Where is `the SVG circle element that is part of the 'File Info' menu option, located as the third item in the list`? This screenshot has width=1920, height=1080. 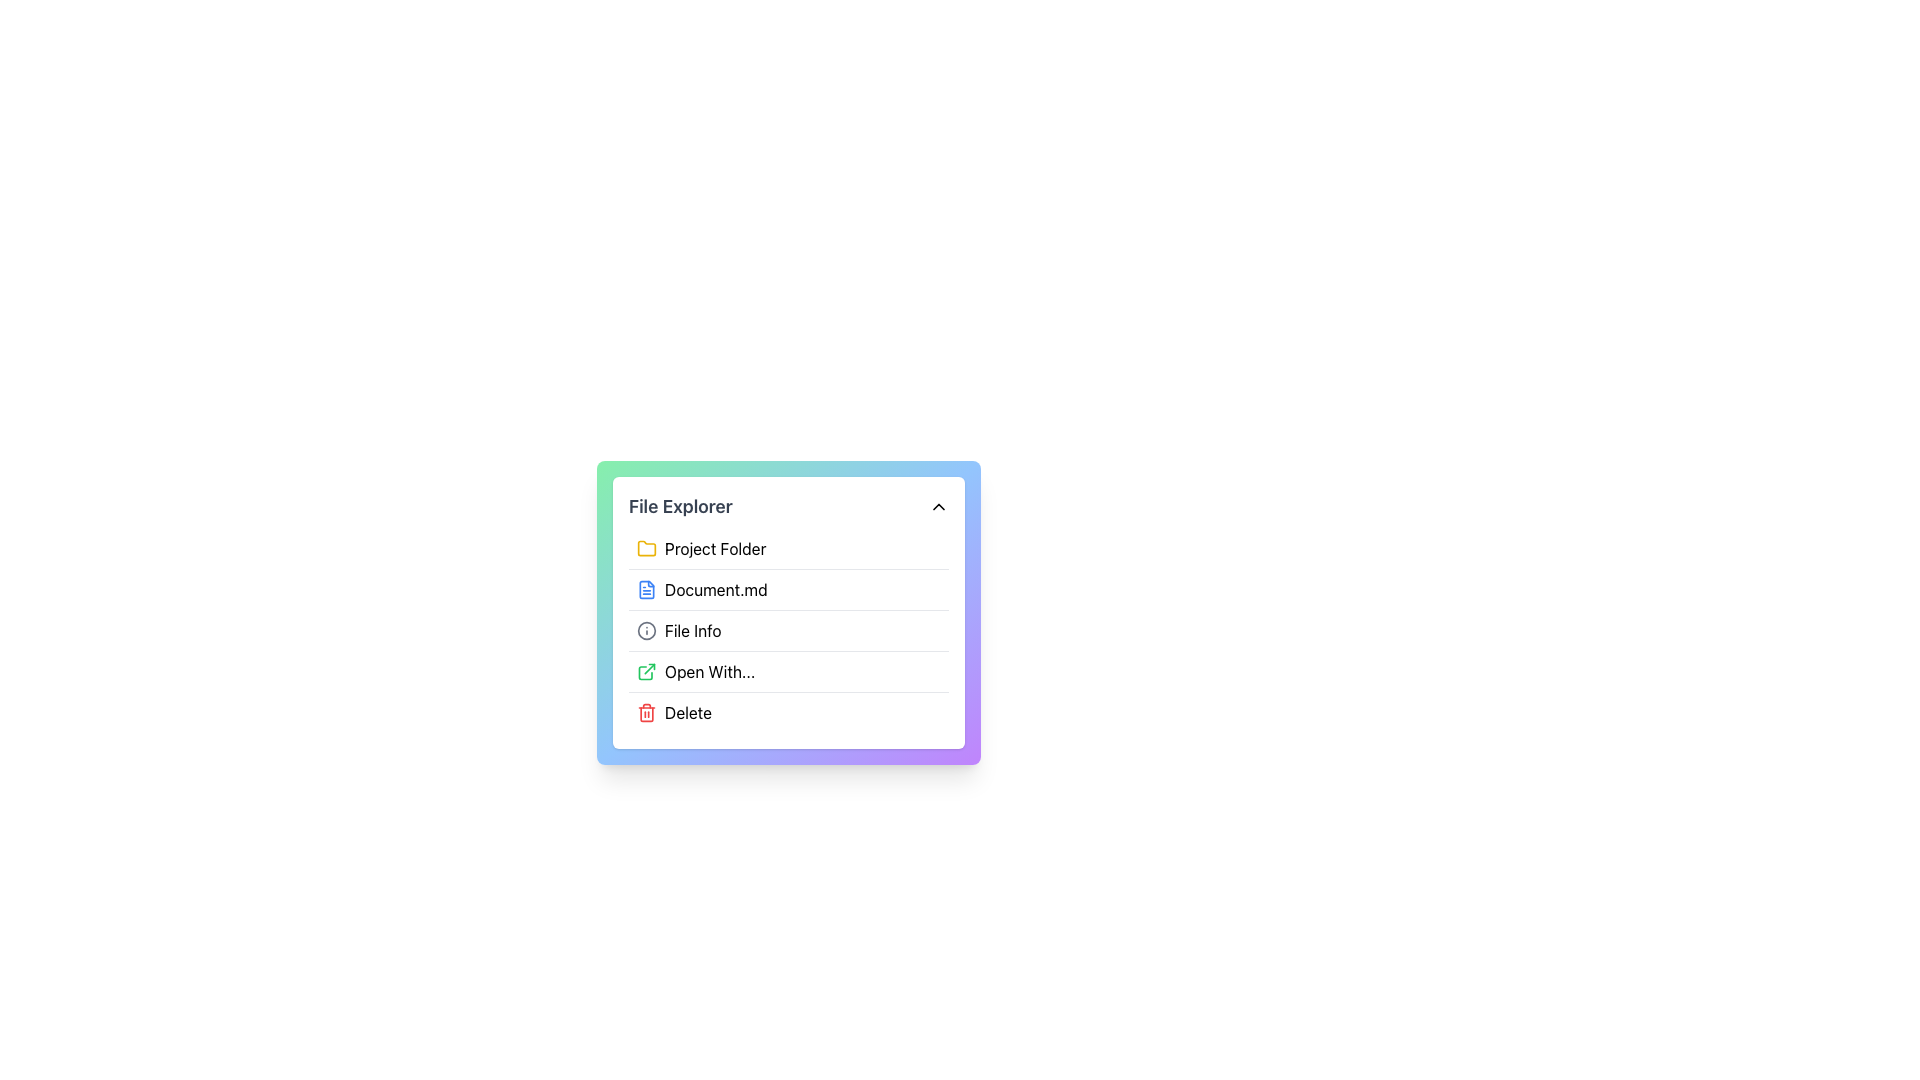 the SVG circle element that is part of the 'File Info' menu option, located as the third item in the list is located at coordinates (647, 631).